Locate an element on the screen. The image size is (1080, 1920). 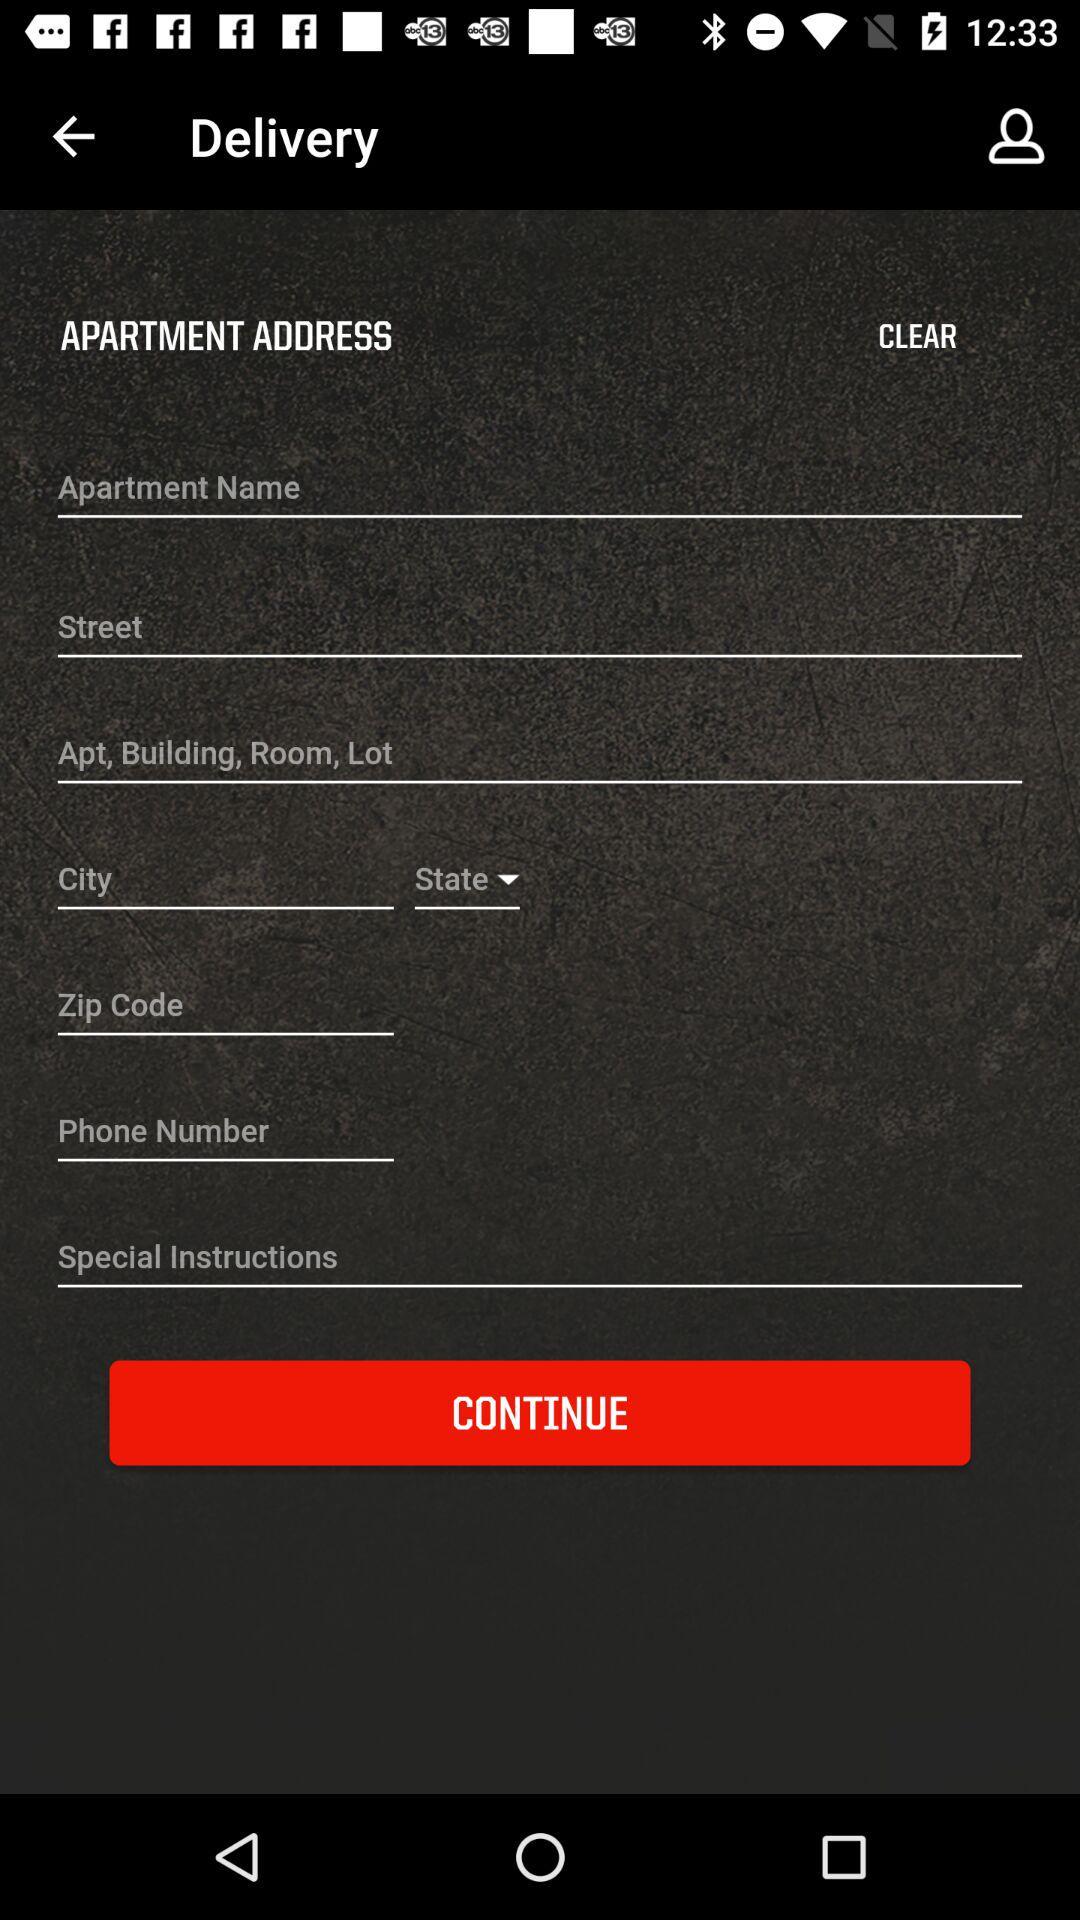
item to the right of apartment address item is located at coordinates (917, 336).